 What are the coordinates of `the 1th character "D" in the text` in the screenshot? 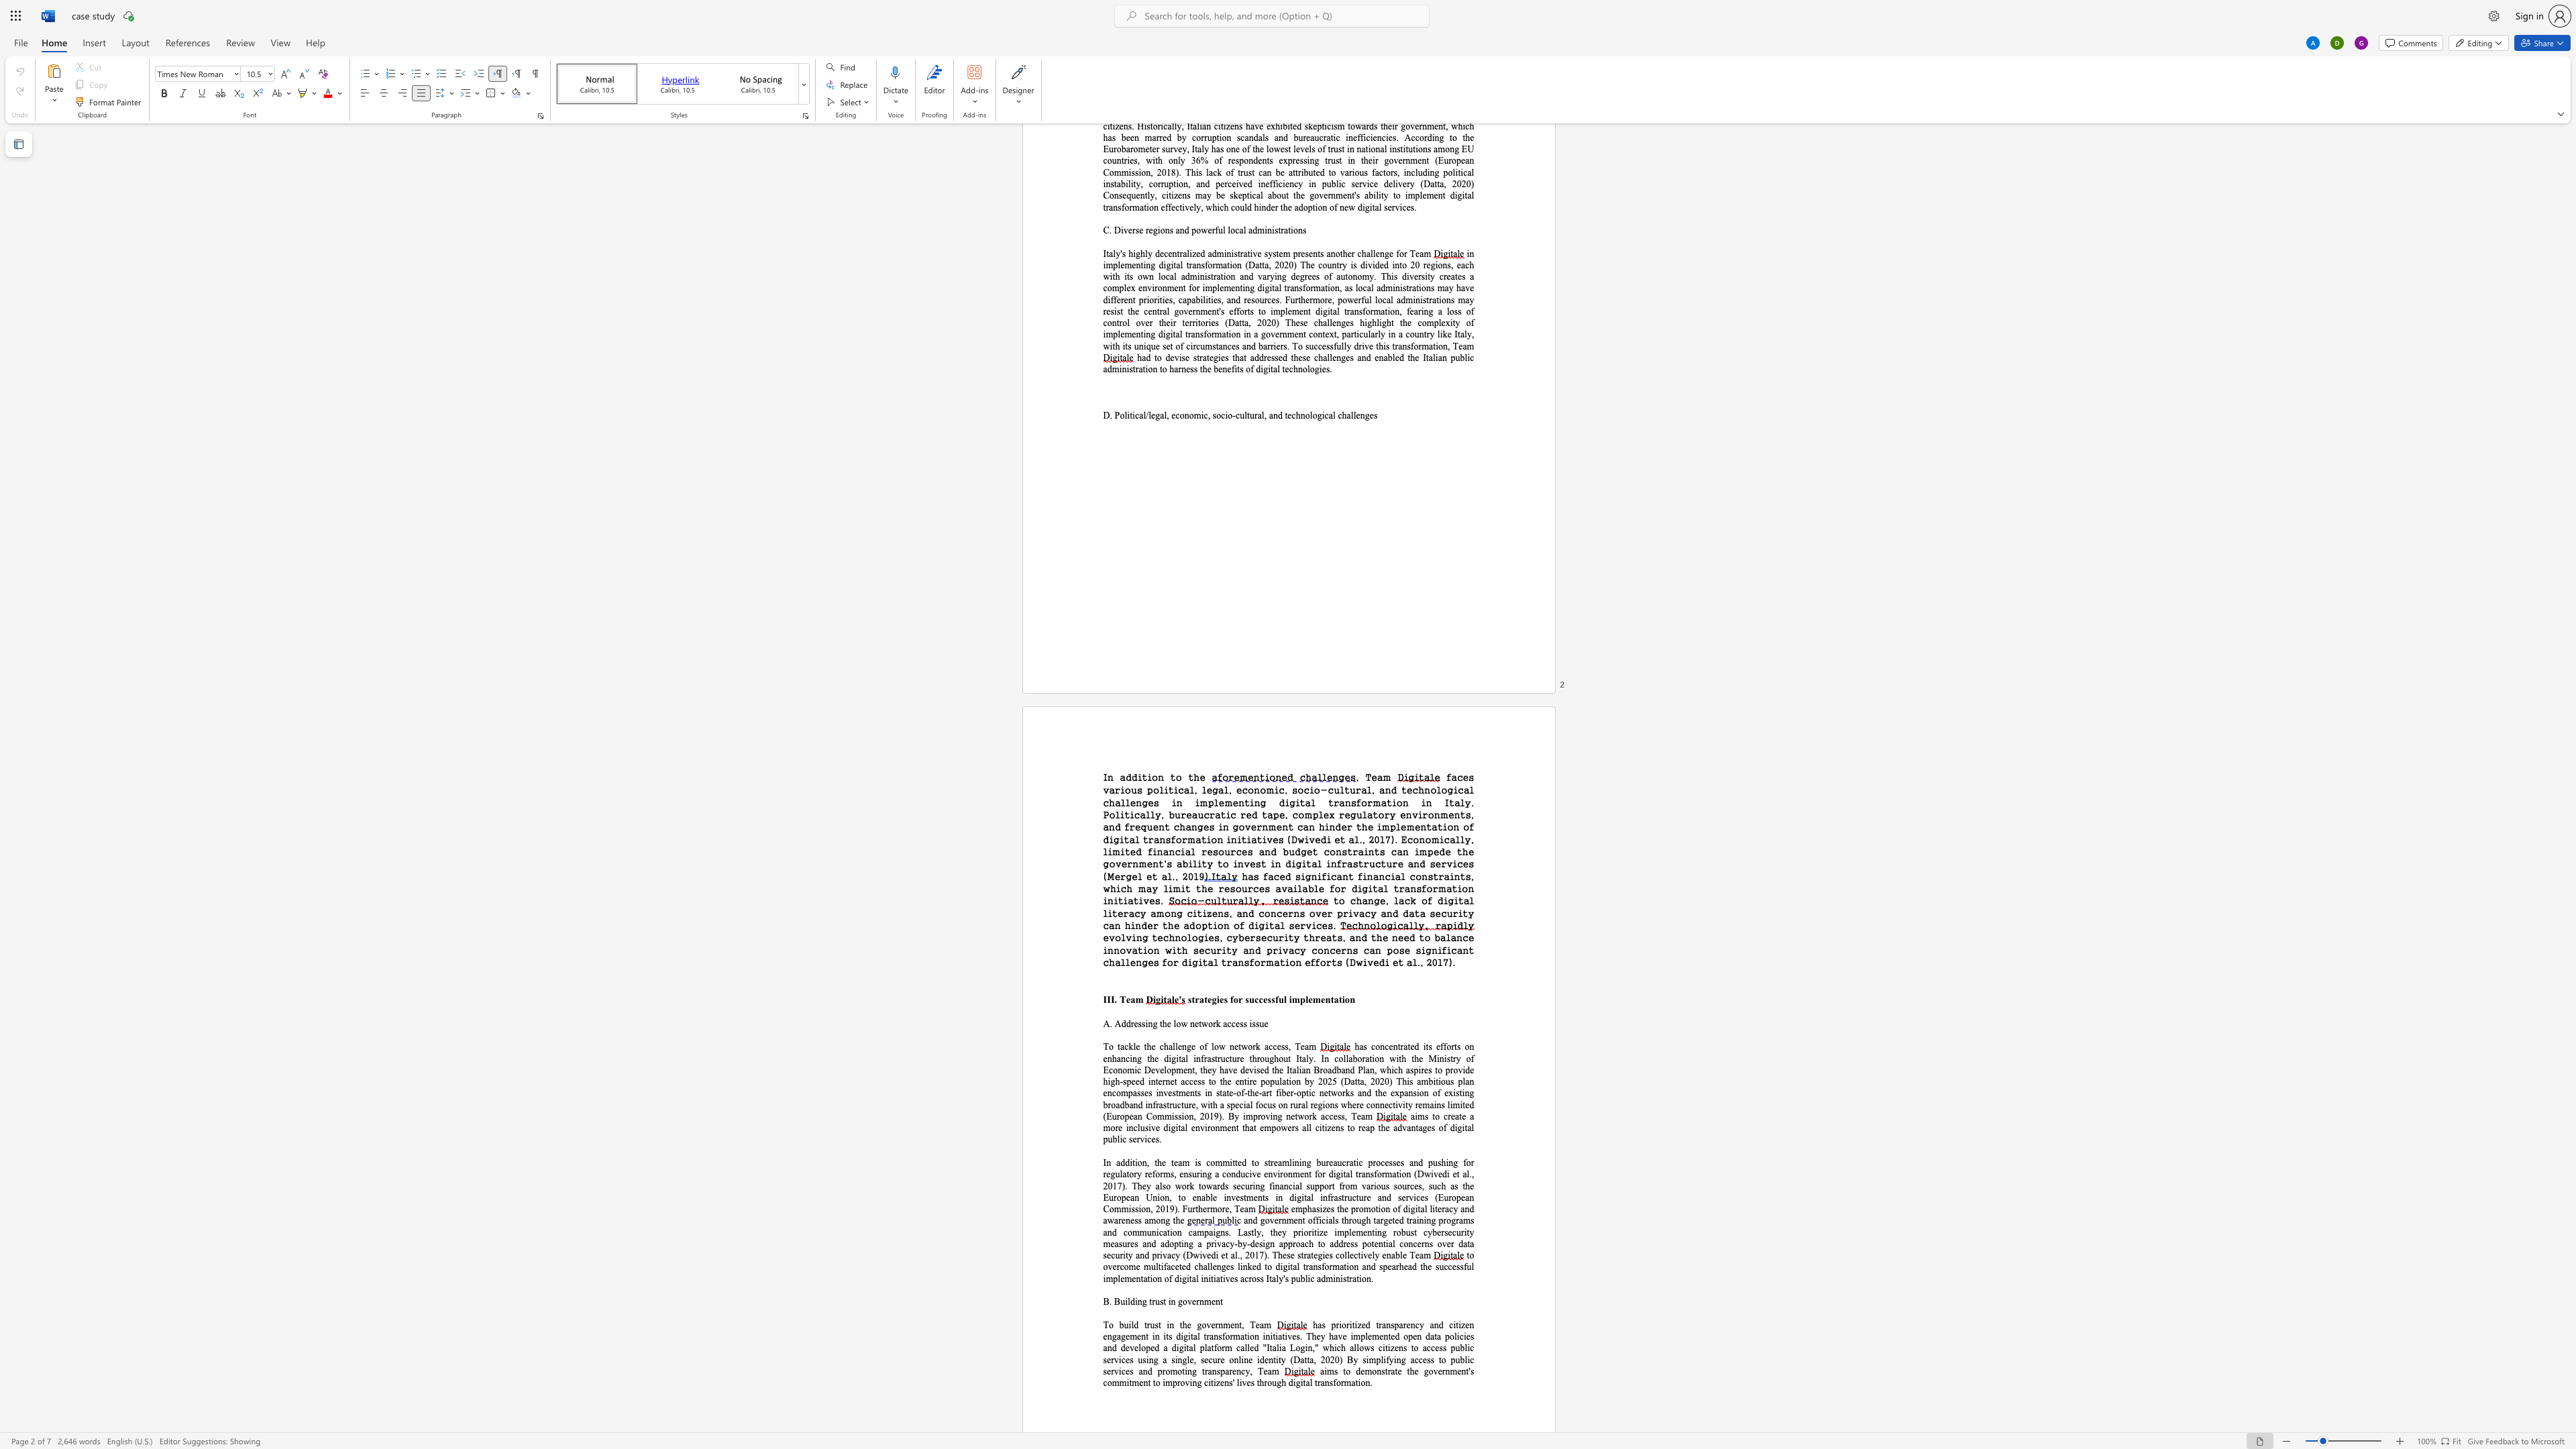 It's located at (1420, 1174).